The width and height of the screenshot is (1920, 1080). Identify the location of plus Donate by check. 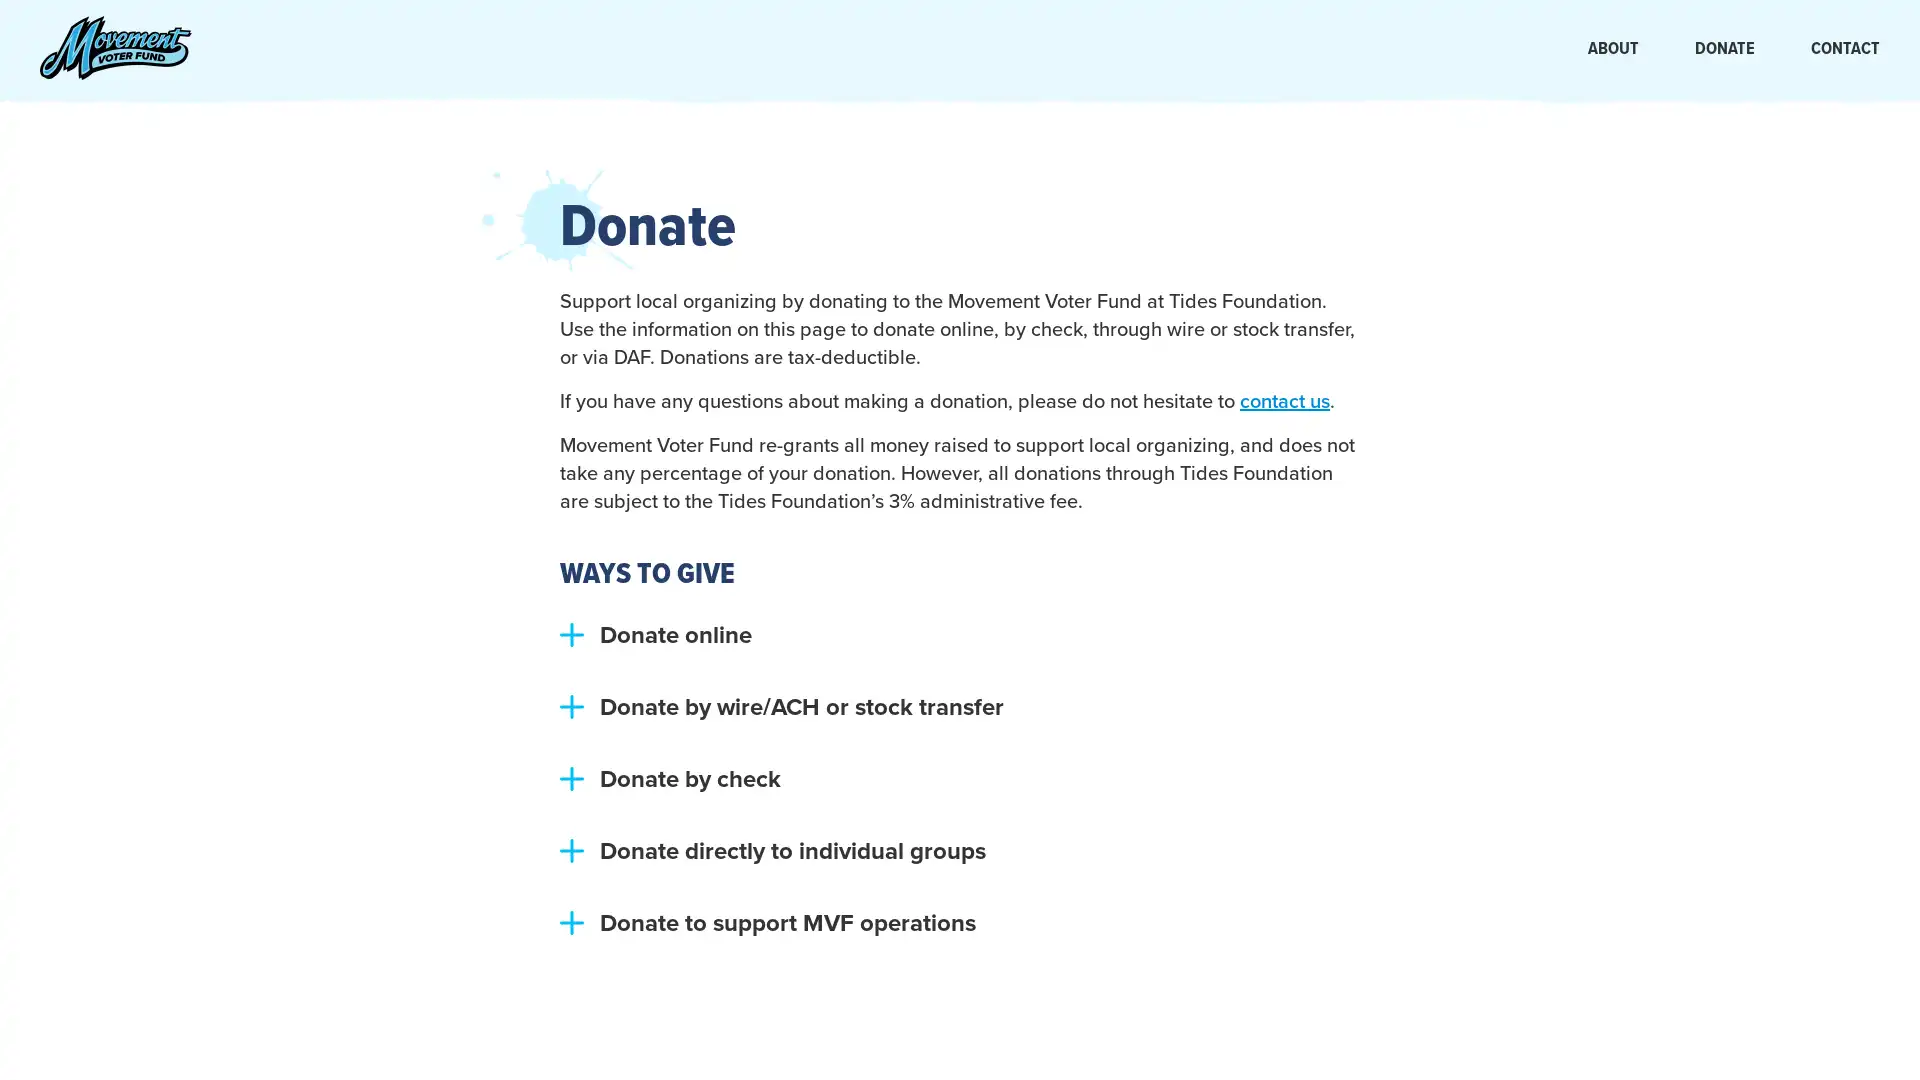
(960, 778).